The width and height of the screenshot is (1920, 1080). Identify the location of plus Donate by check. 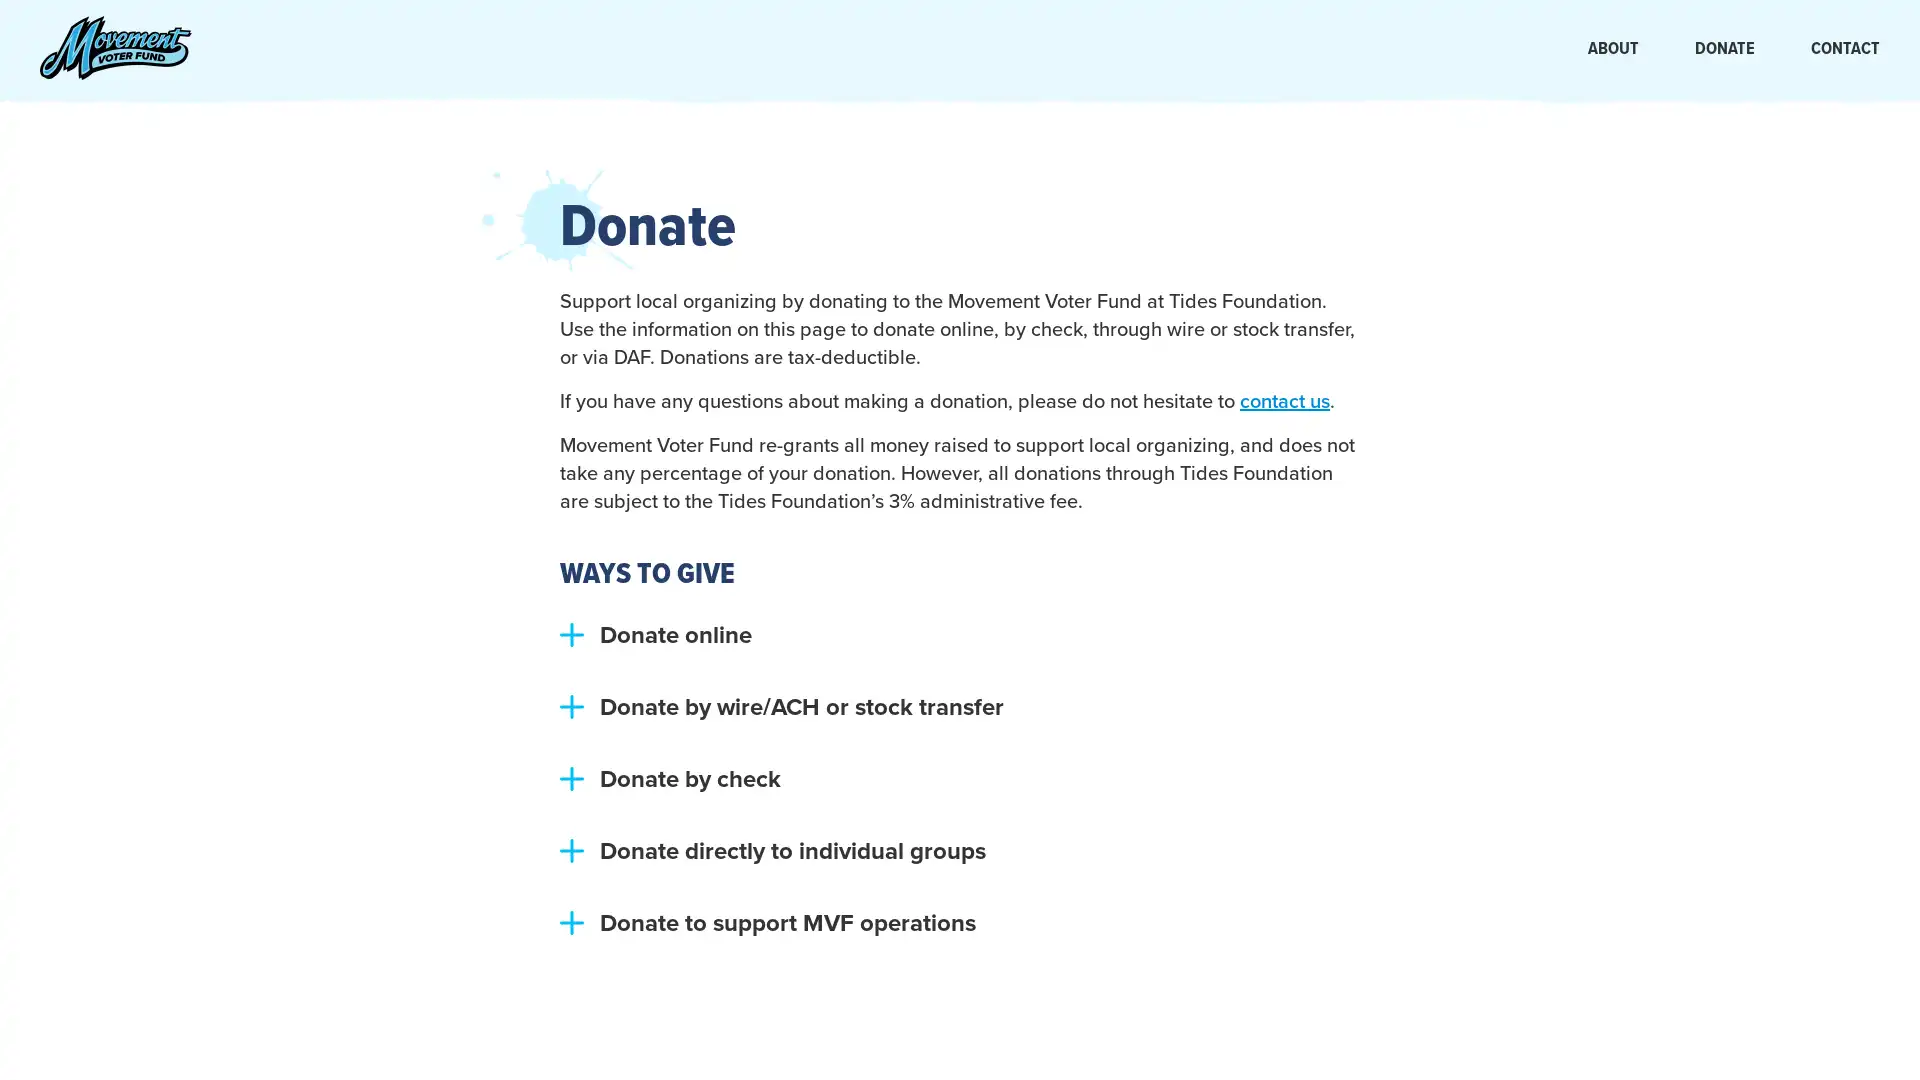
(960, 778).